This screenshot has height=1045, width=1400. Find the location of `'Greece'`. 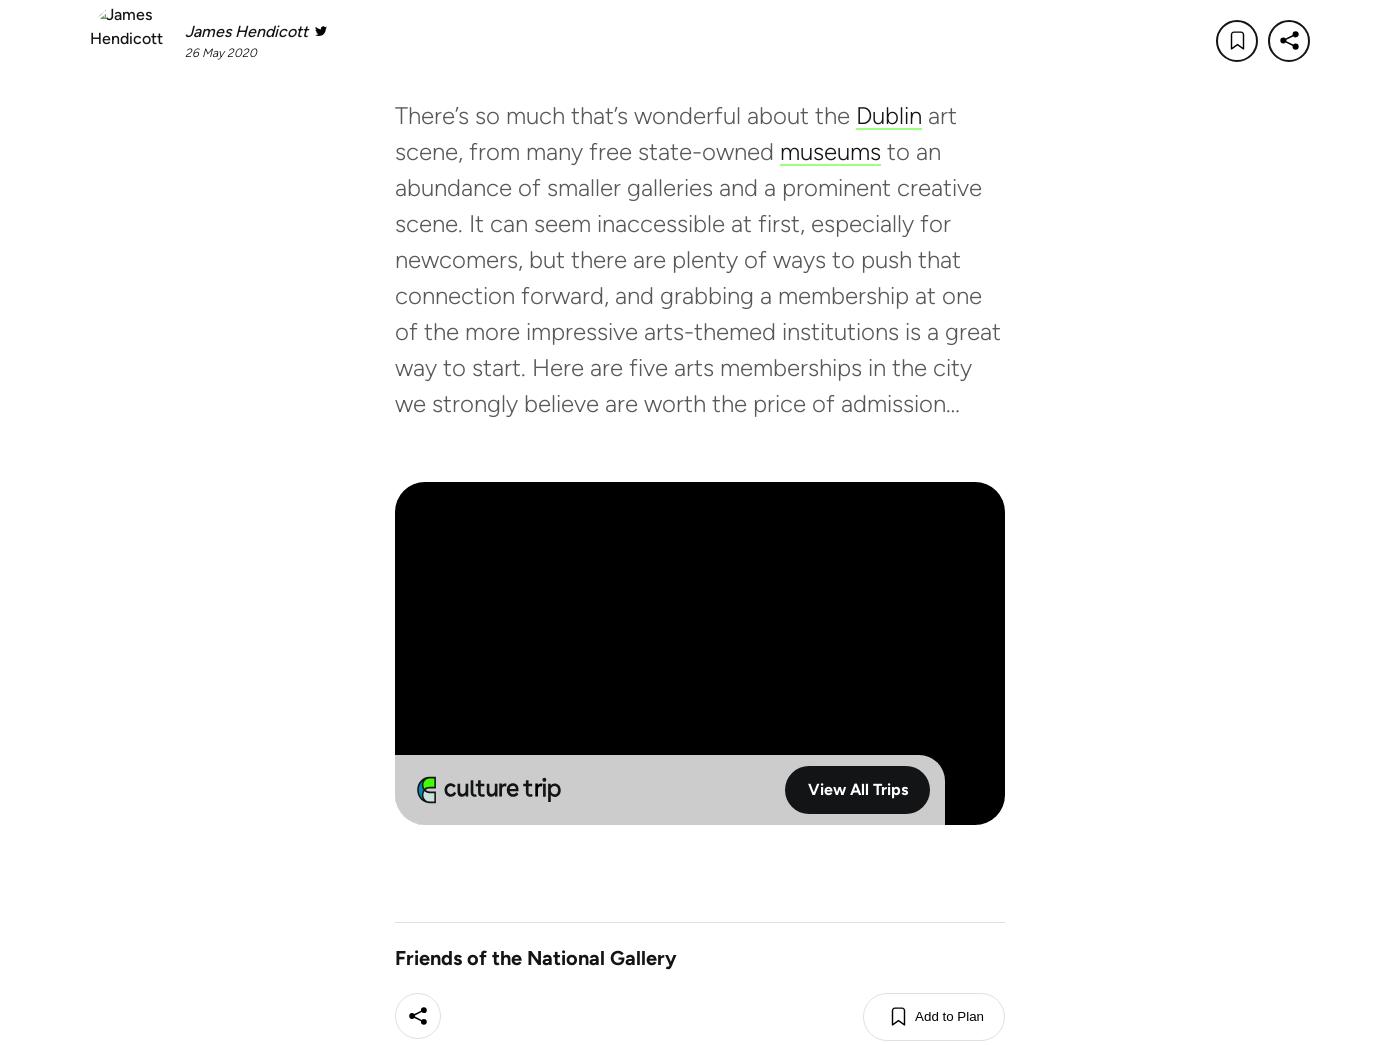

'Greece' is located at coordinates (391, 952).